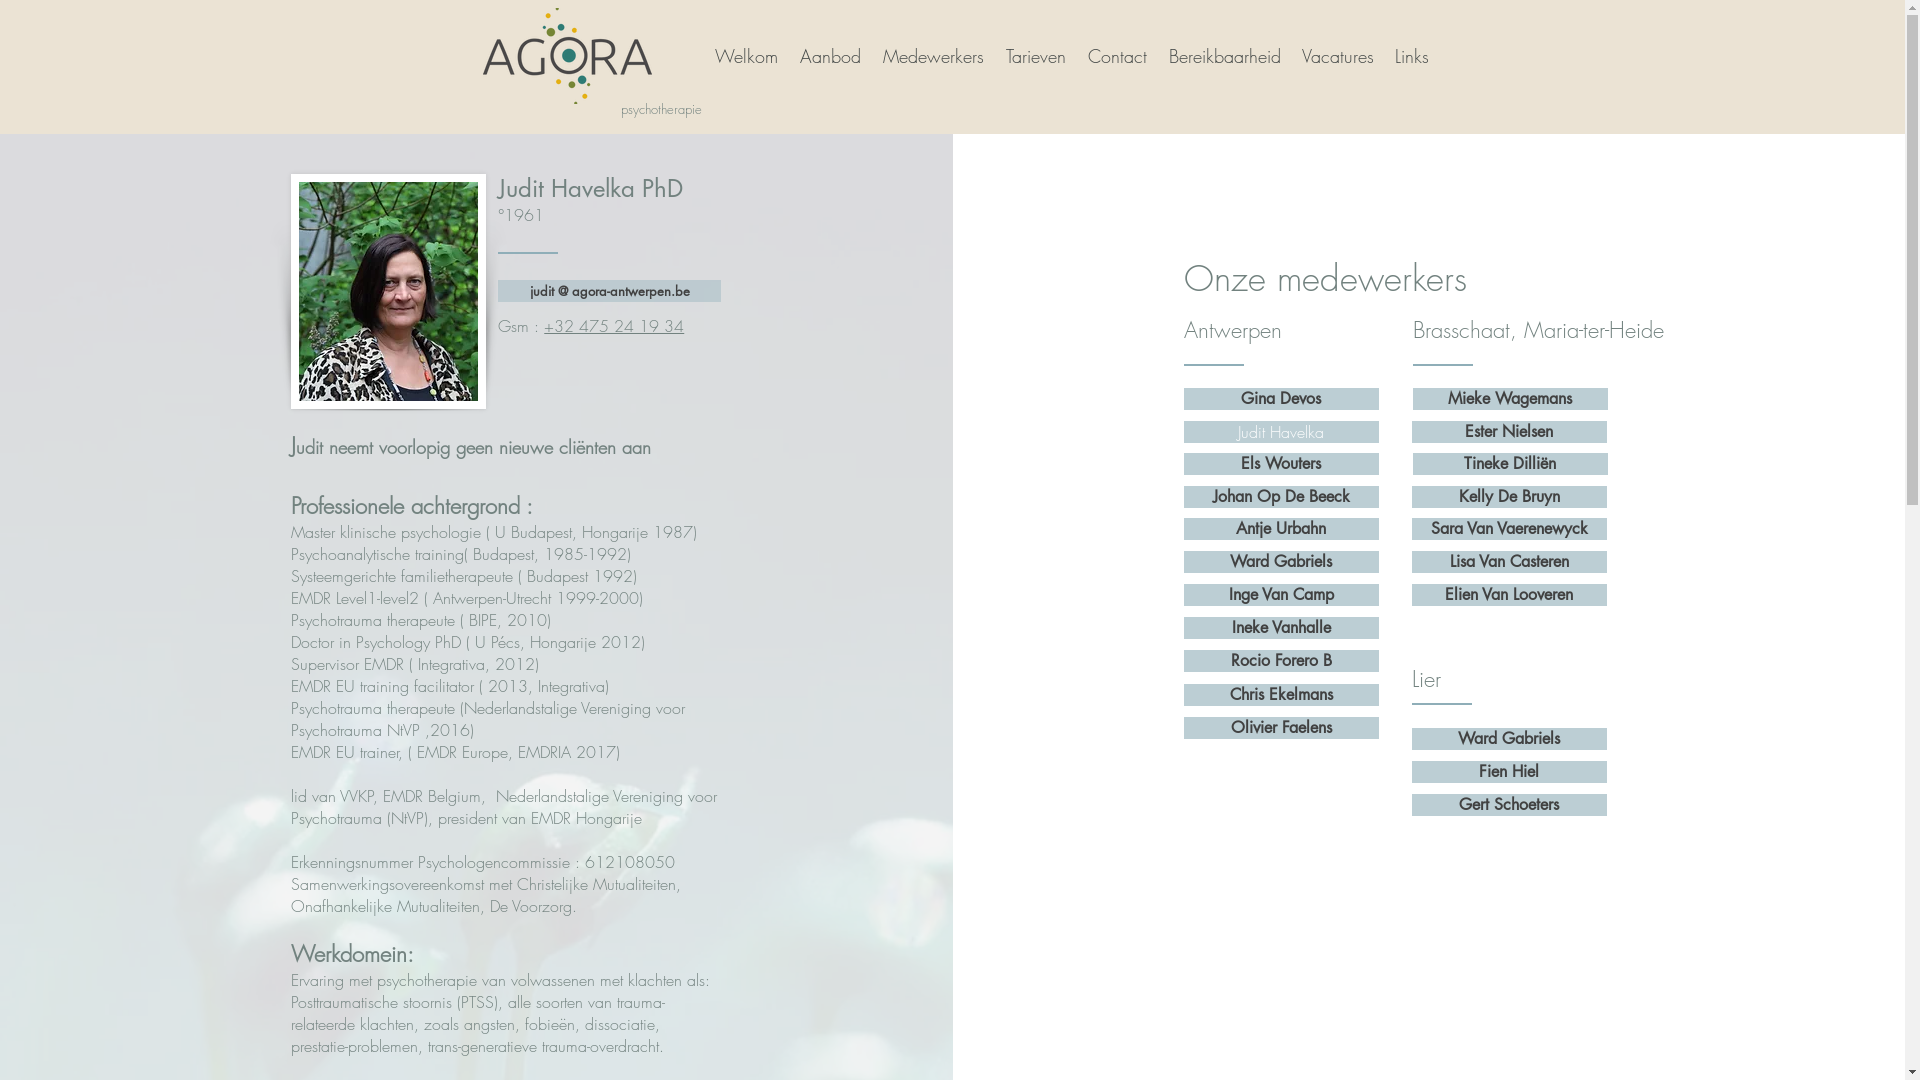  Describe the element at coordinates (930, 55) in the screenshot. I see `'Medewerkers'` at that location.